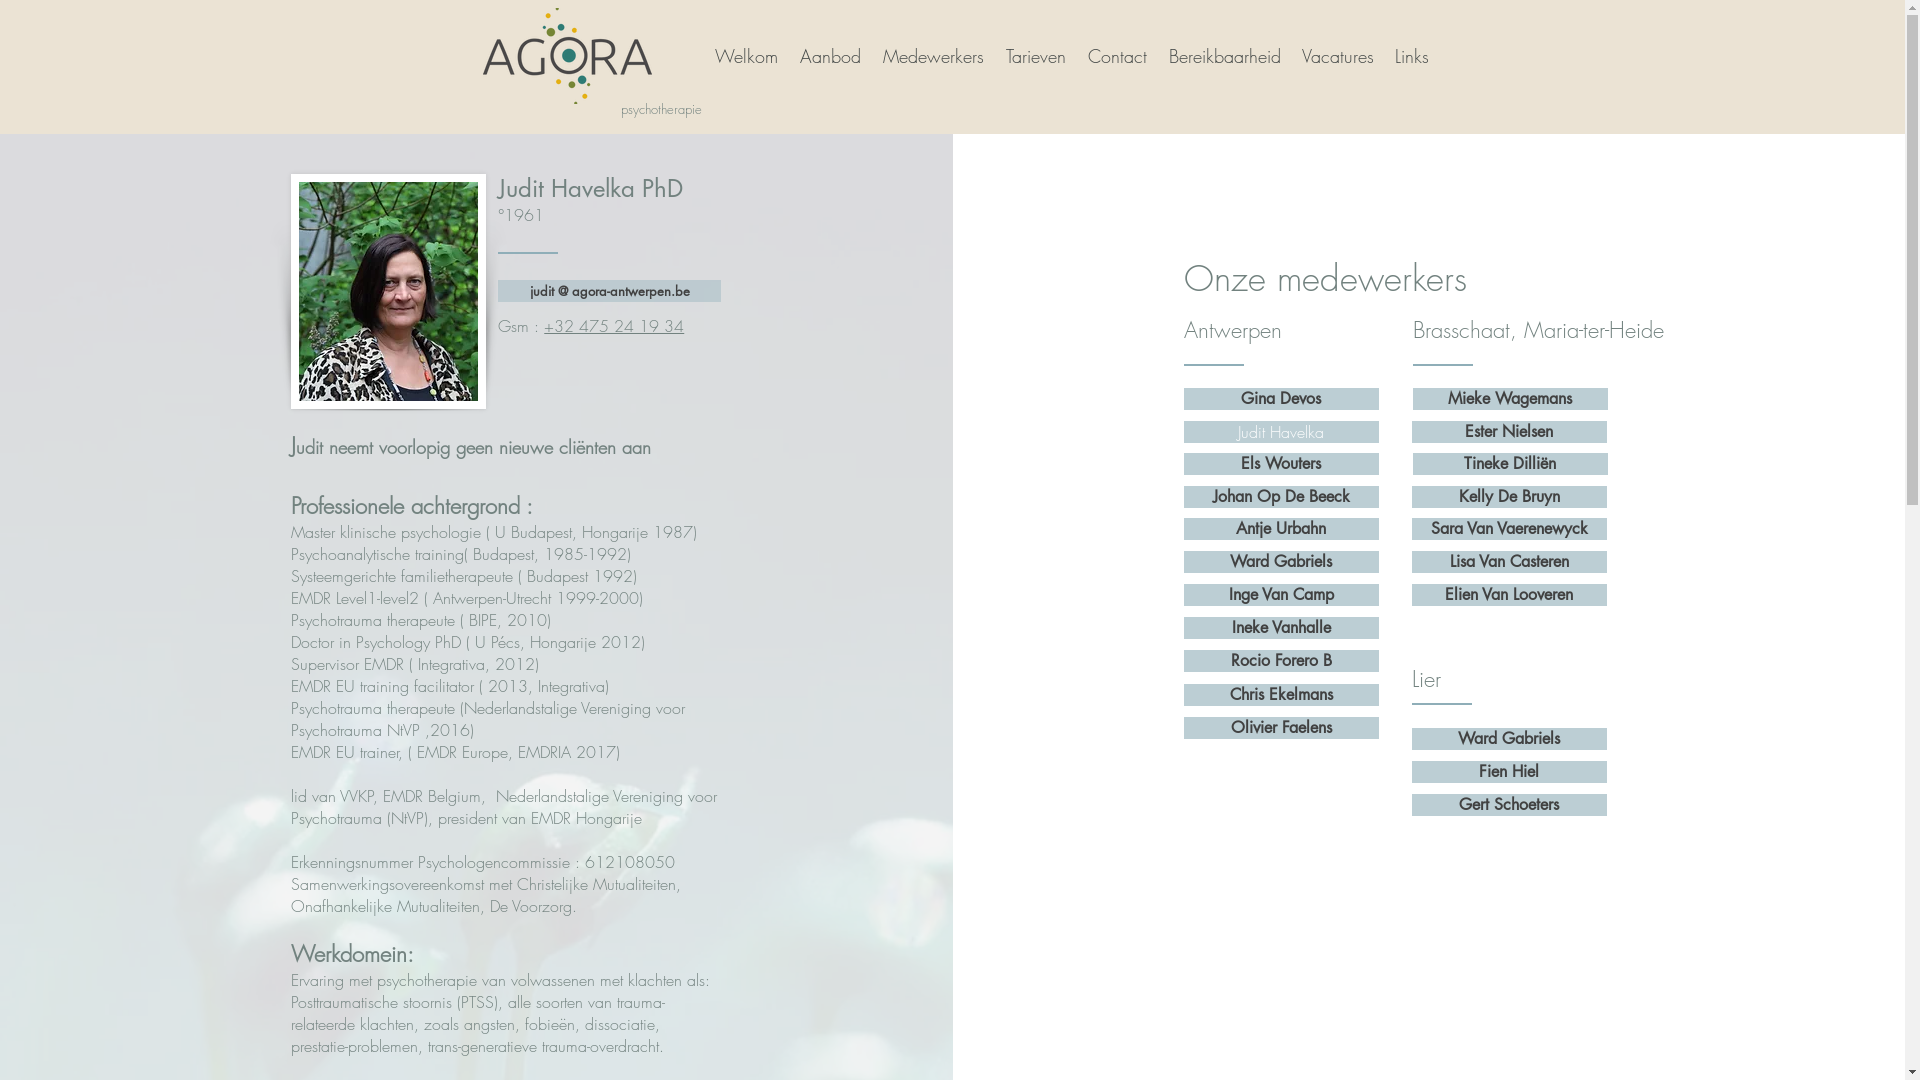  Describe the element at coordinates (930, 55) in the screenshot. I see `'Medewerkers'` at that location.